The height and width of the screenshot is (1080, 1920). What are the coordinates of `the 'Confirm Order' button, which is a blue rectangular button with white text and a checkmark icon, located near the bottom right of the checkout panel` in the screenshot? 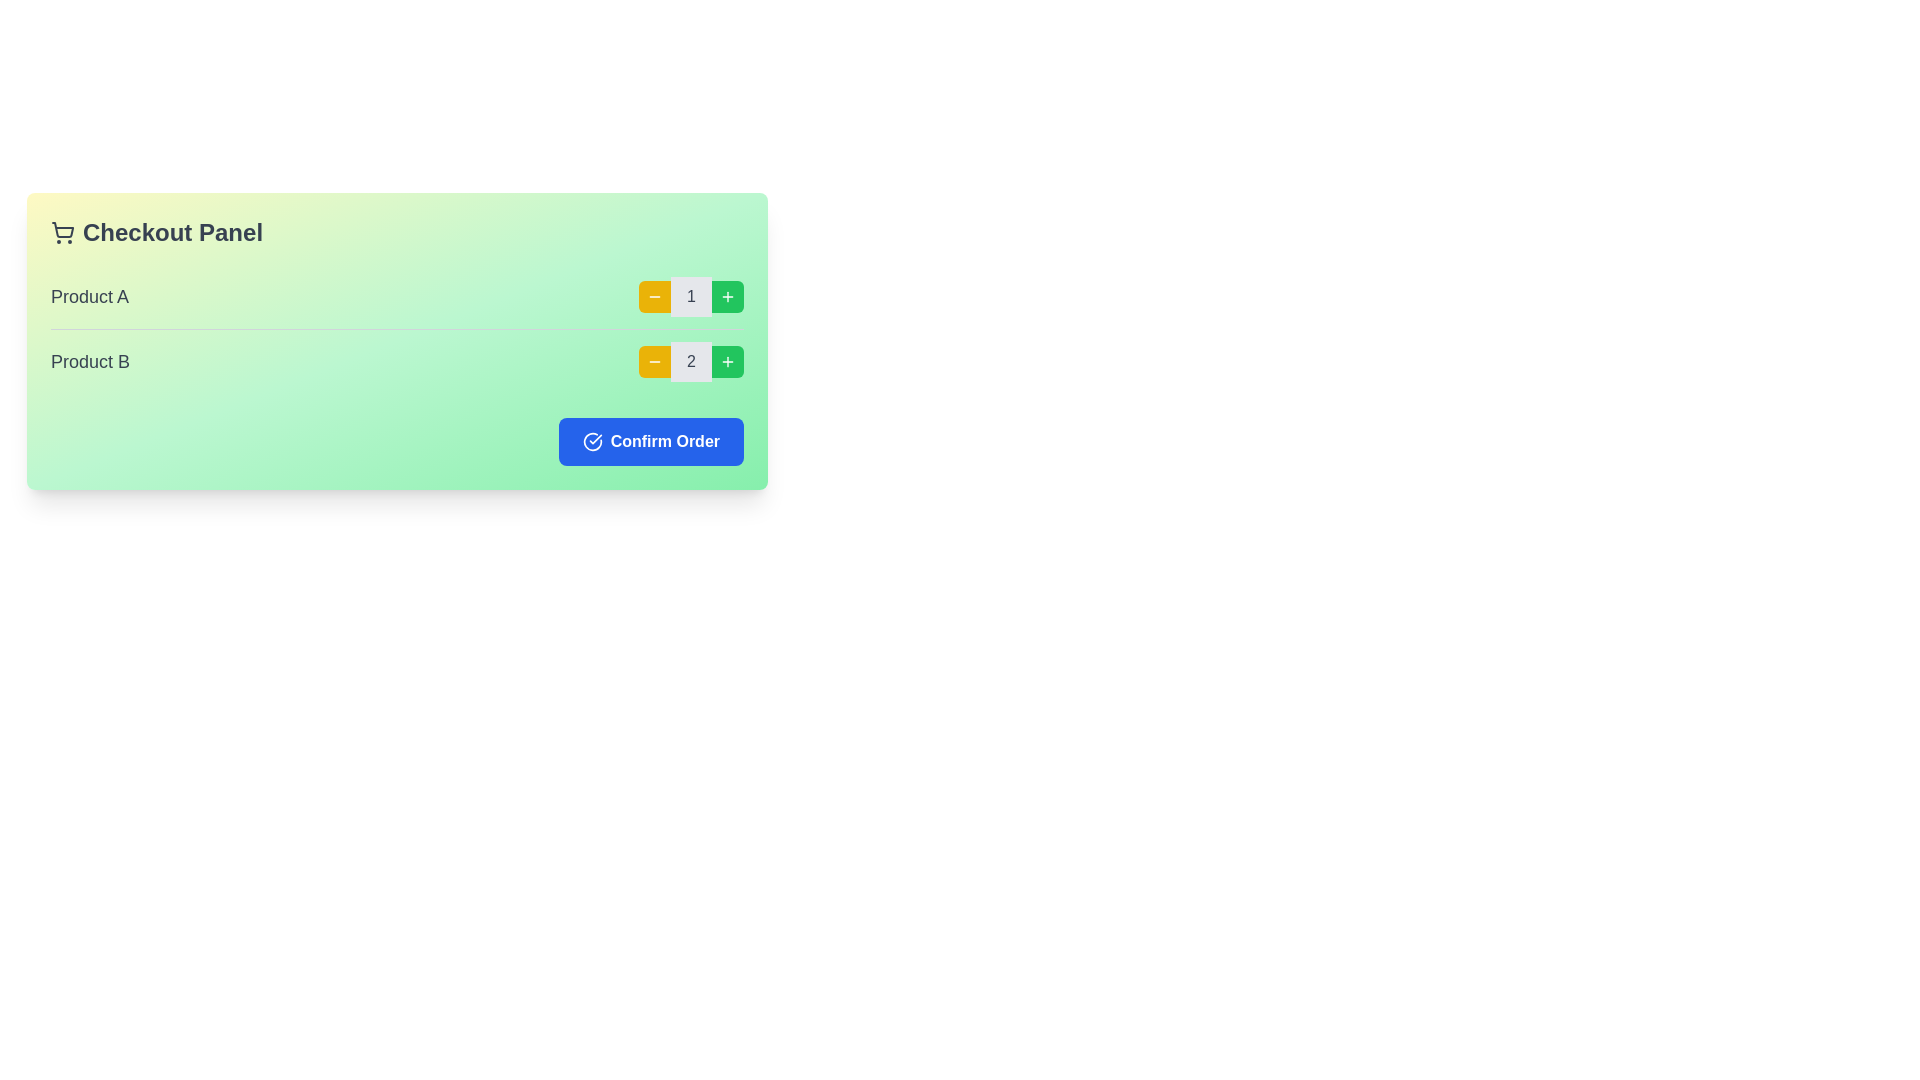 It's located at (651, 441).